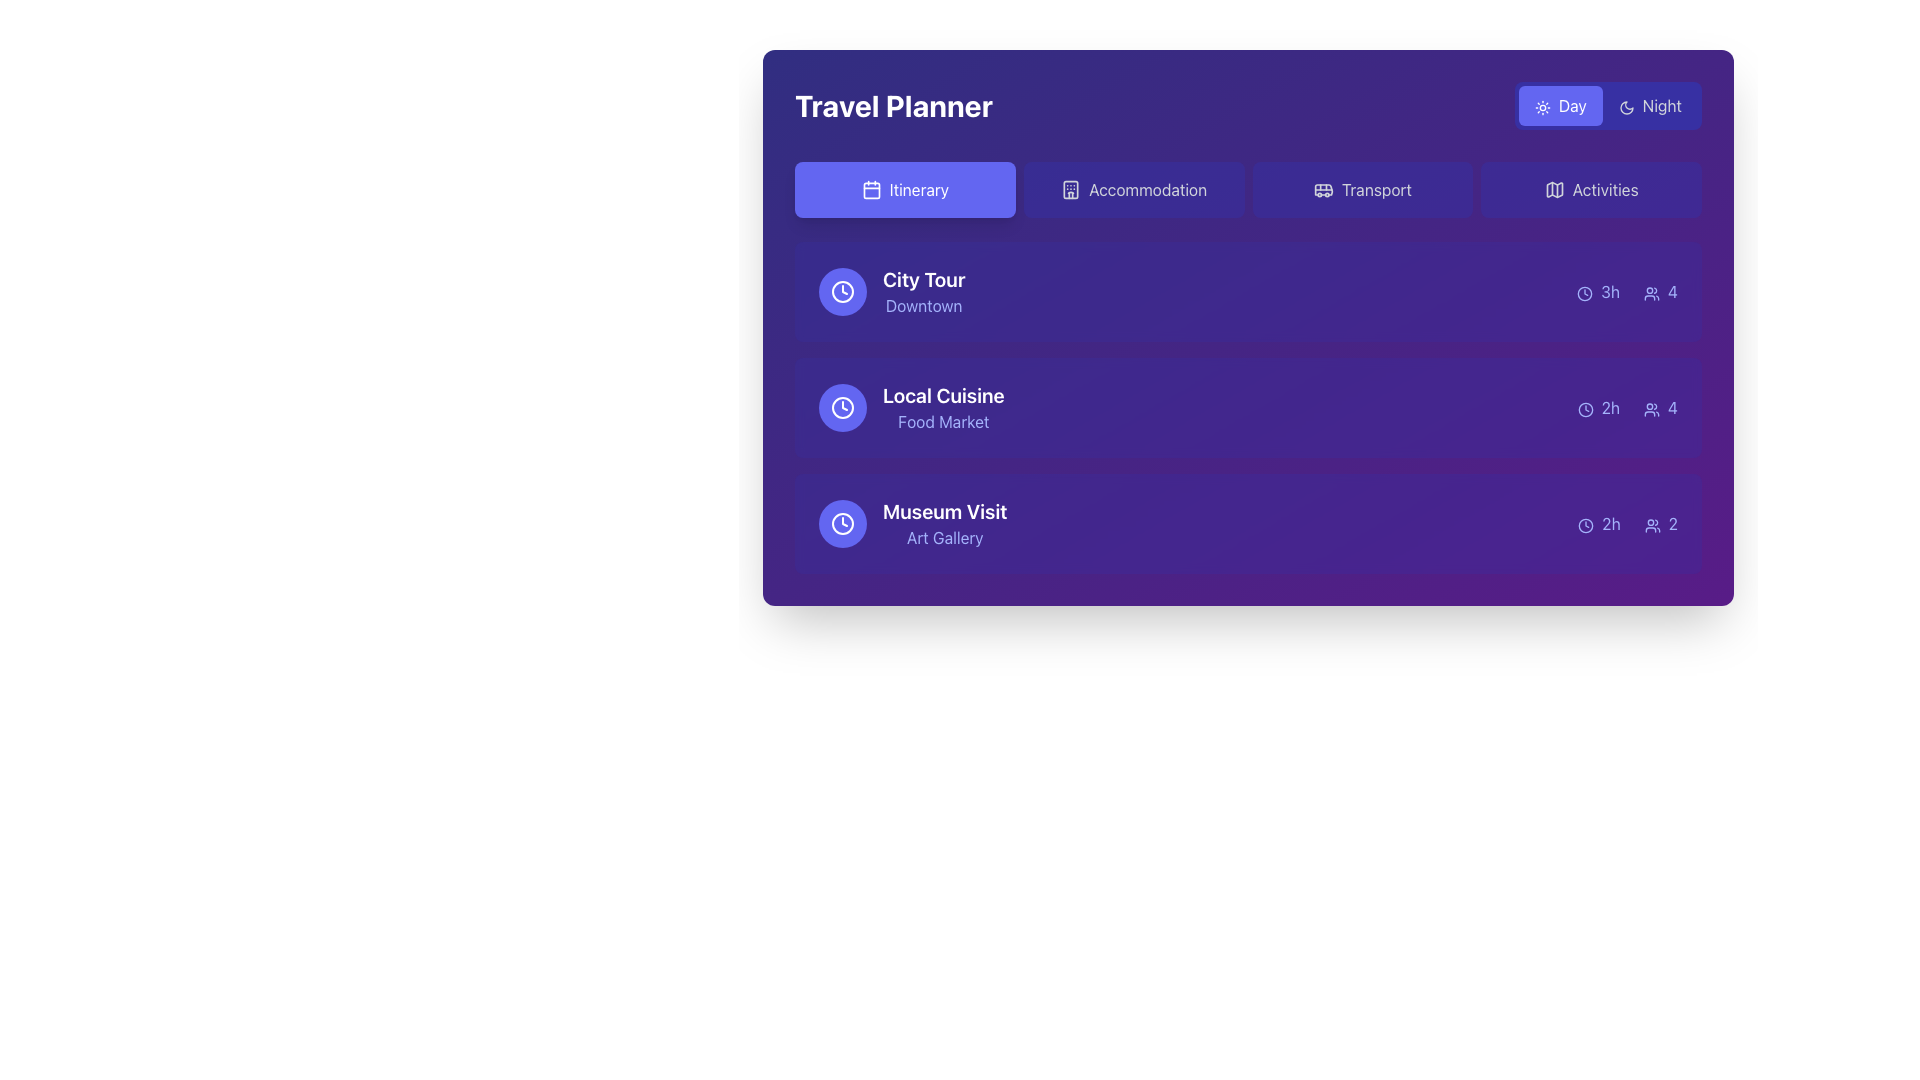  What do you see at coordinates (892, 105) in the screenshot?
I see `the text label that serves as a header or title for the travel planning panel, located at the top-left area of the interface` at bounding box center [892, 105].